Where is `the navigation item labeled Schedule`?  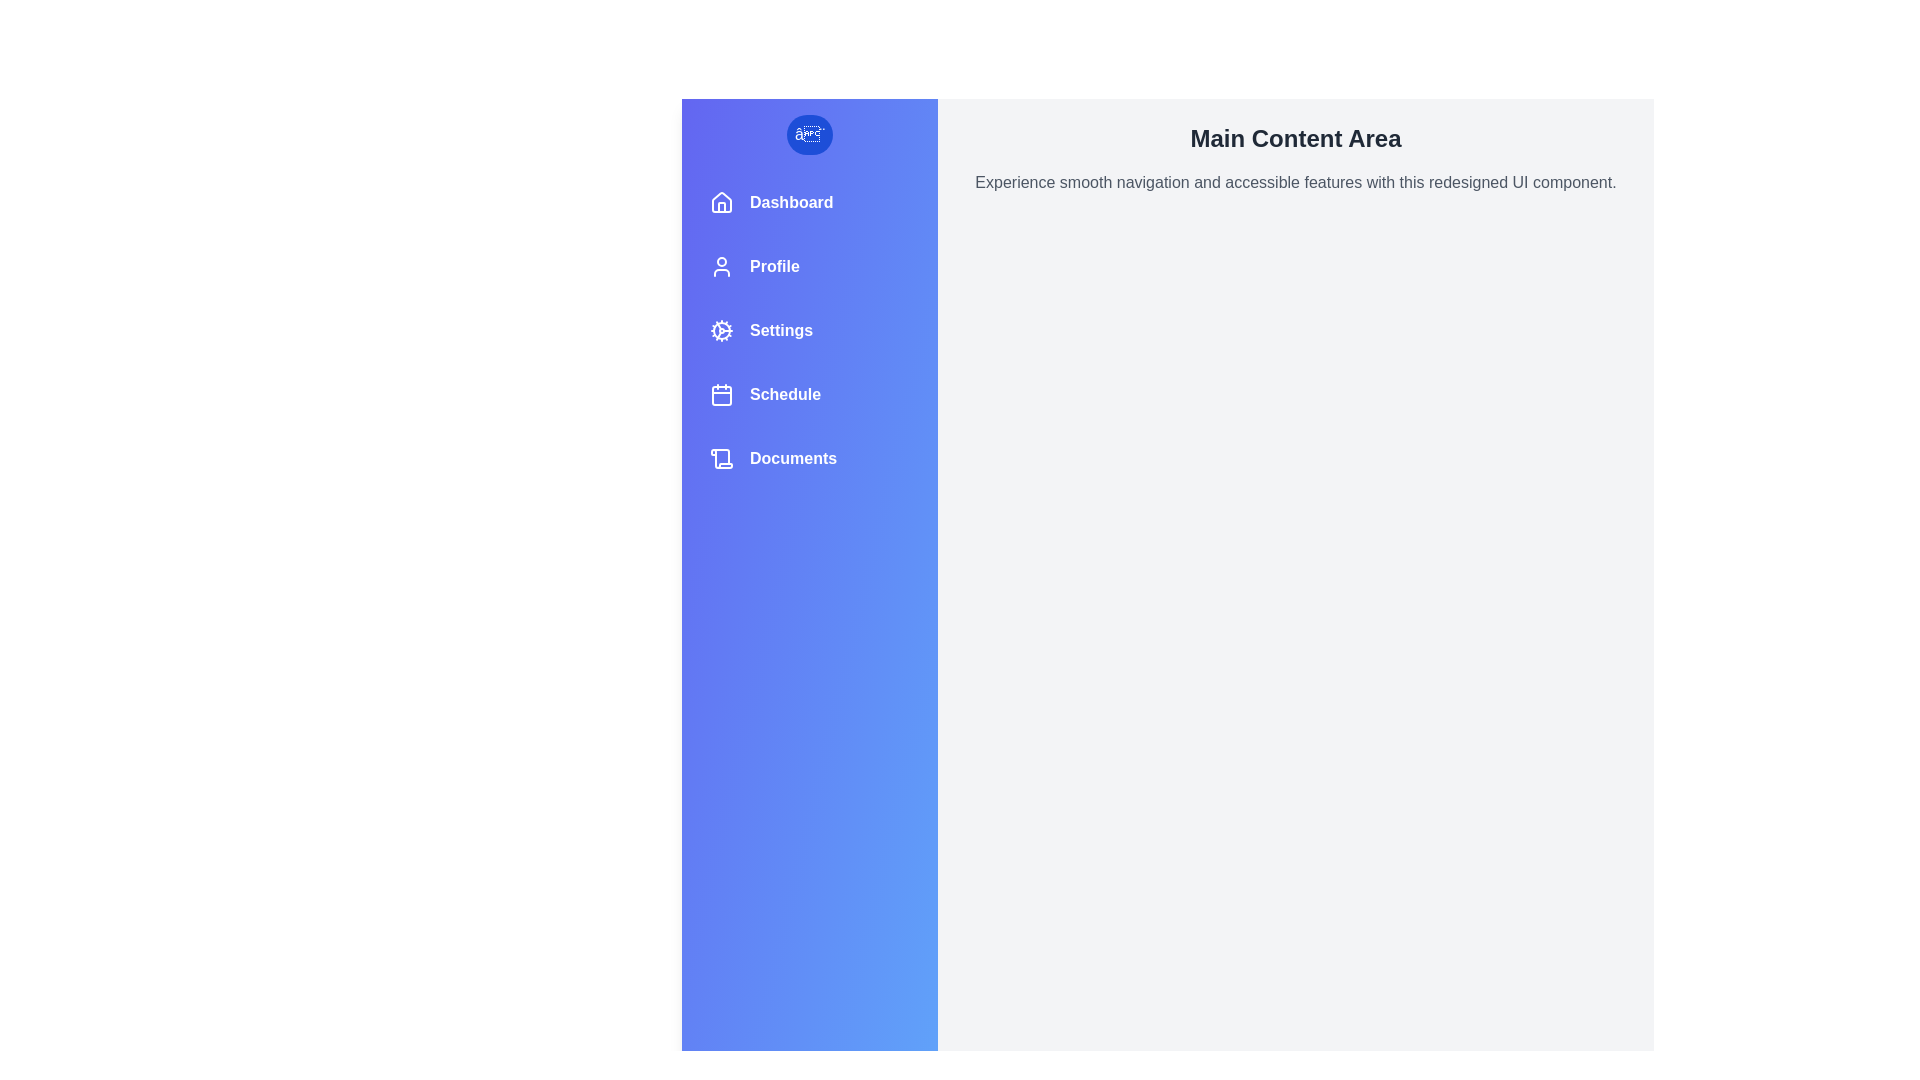
the navigation item labeled Schedule is located at coordinates (810, 394).